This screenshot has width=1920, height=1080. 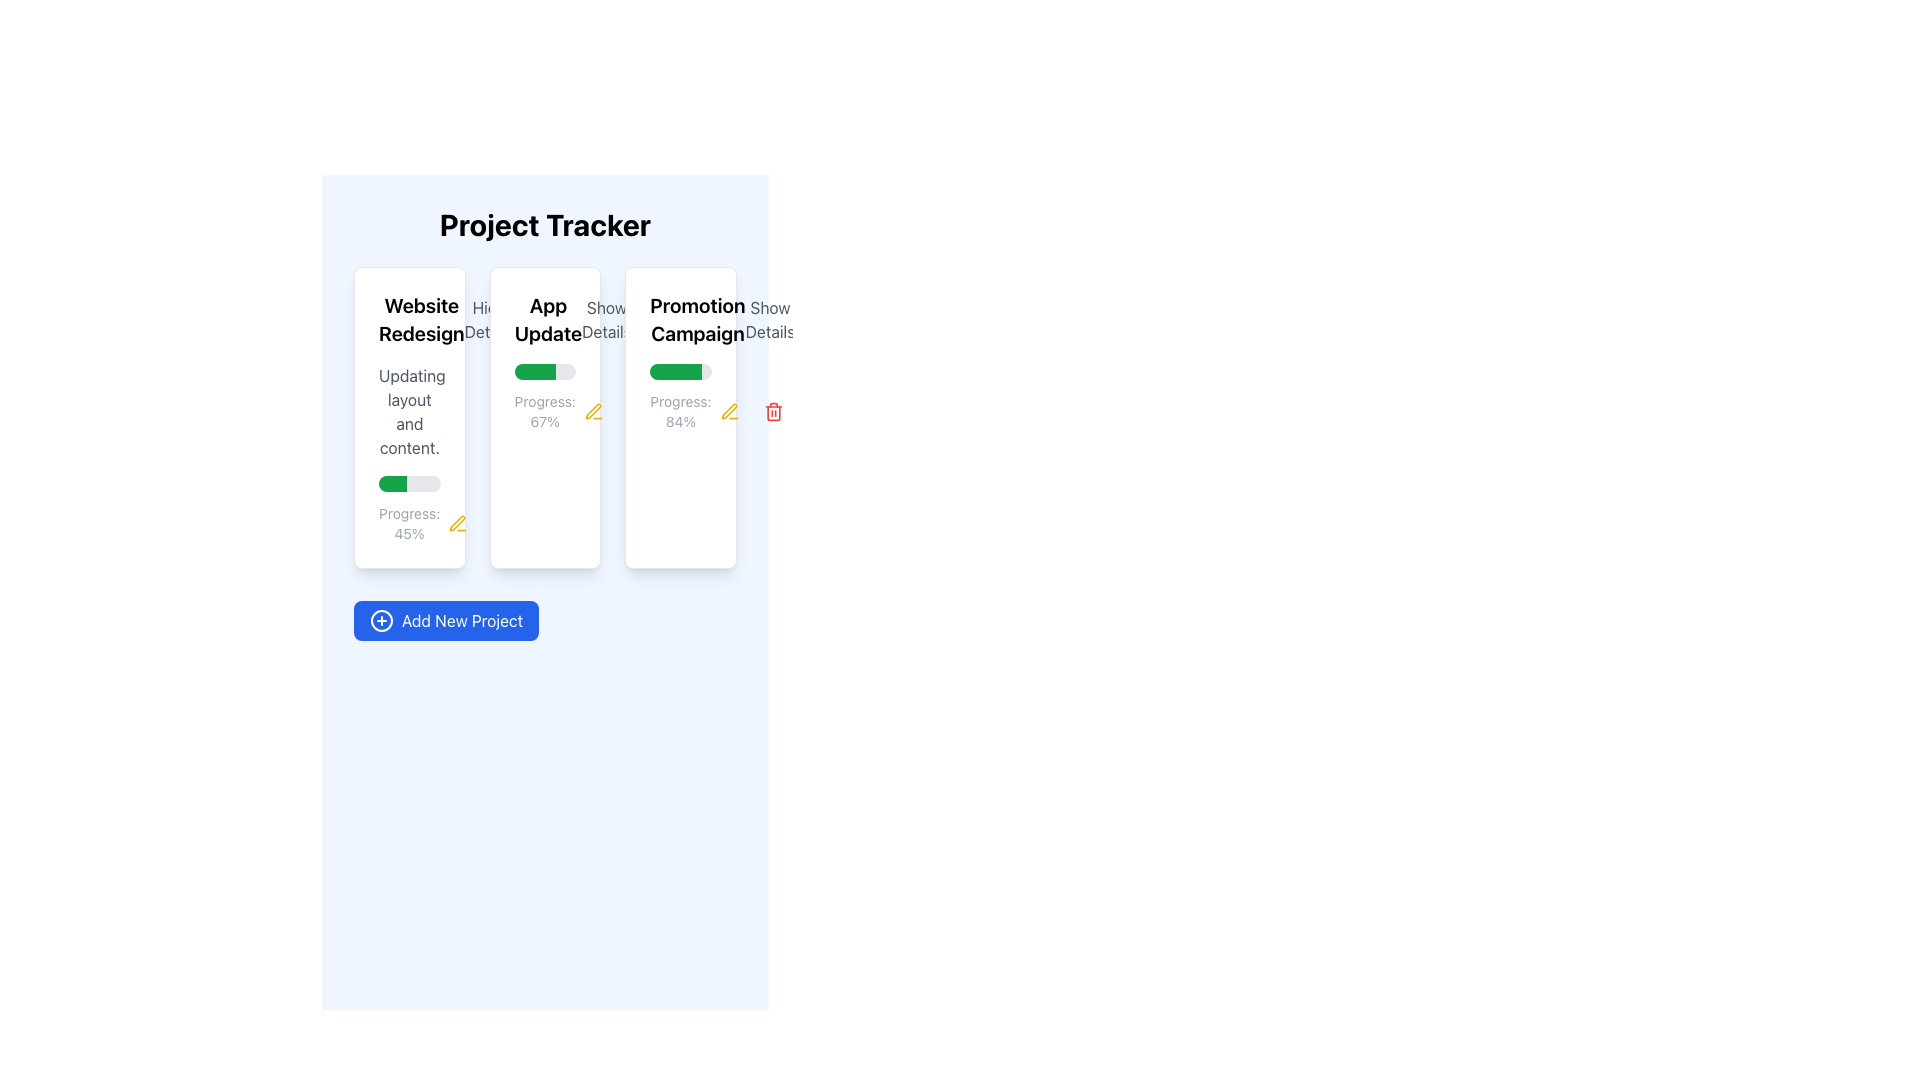 What do you see at coordinates (489, 319) in the screenshot?
I see `the toggle button located directly to the right of the 'Website Redesign' header text to hide the details of the project` at bounding box center [489, 319].